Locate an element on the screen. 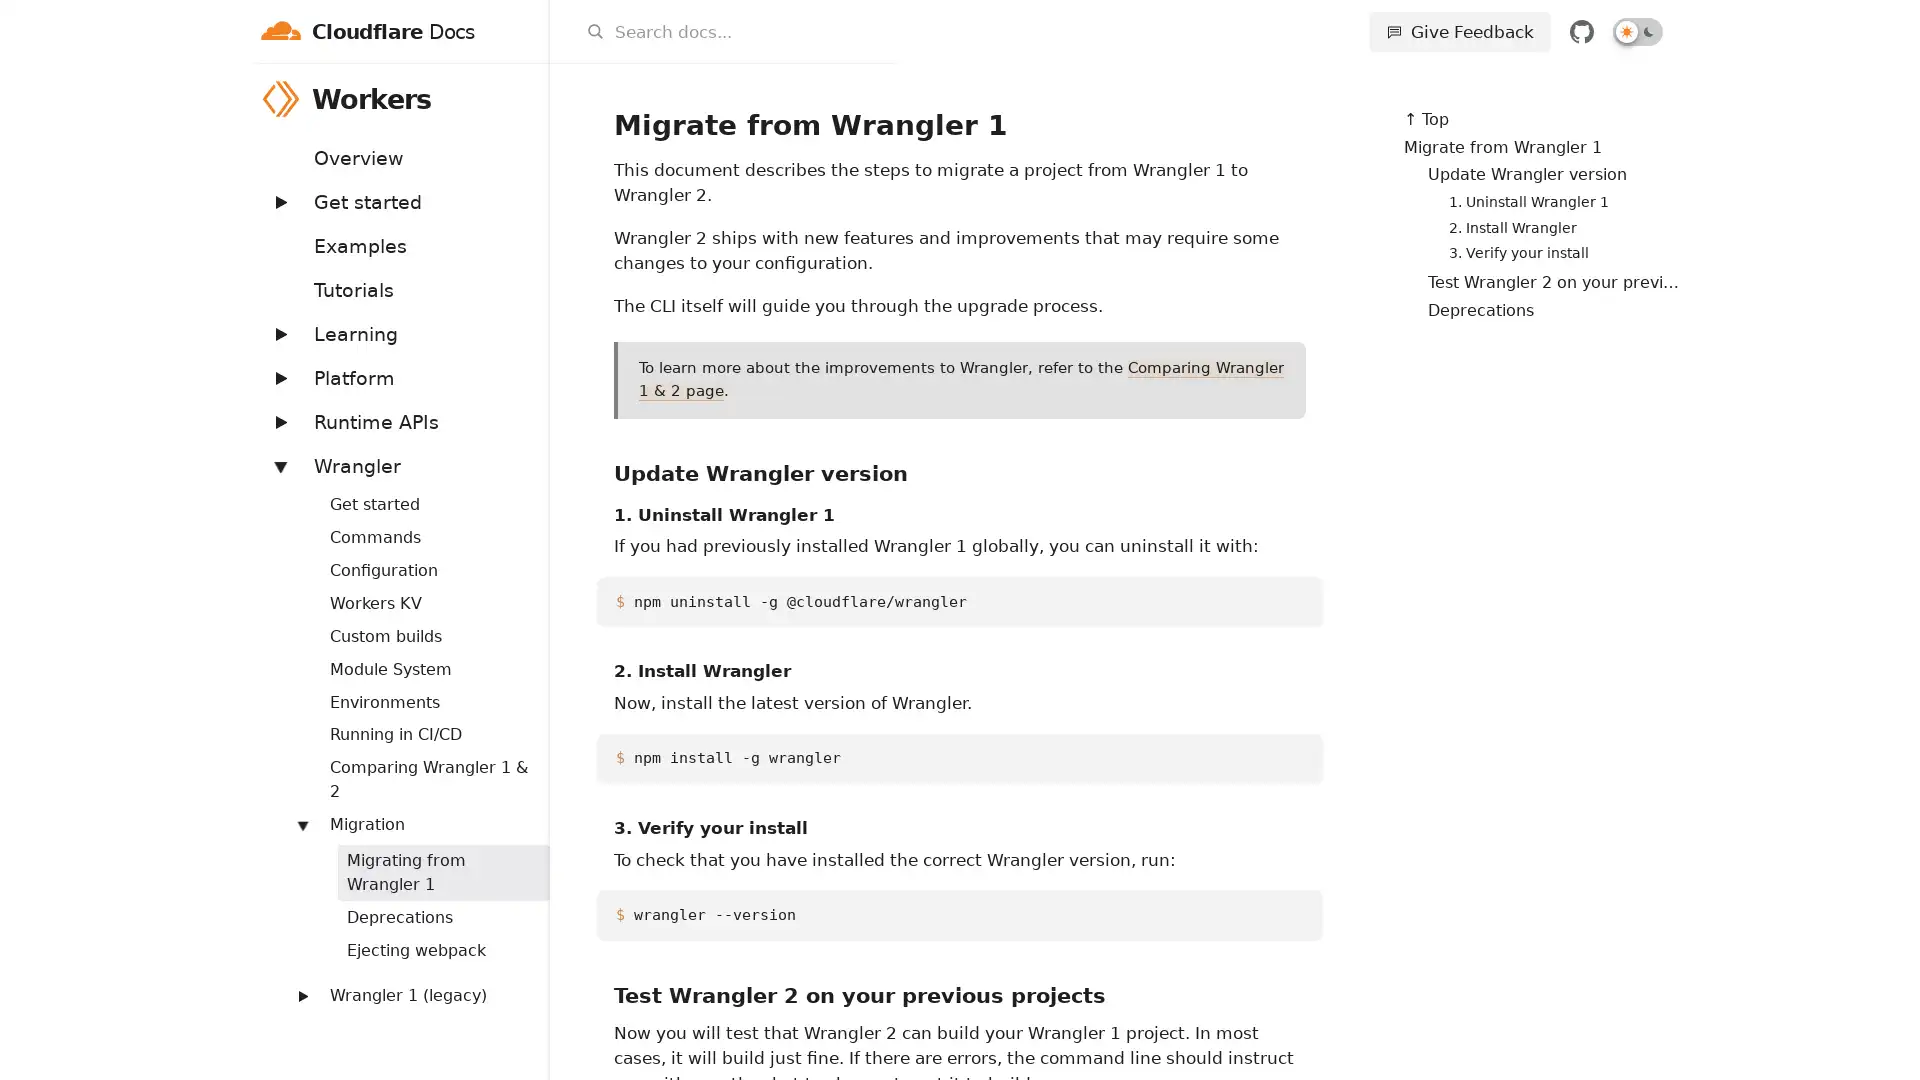  Expand: Workers Sites is located at coordinates (291, 910).